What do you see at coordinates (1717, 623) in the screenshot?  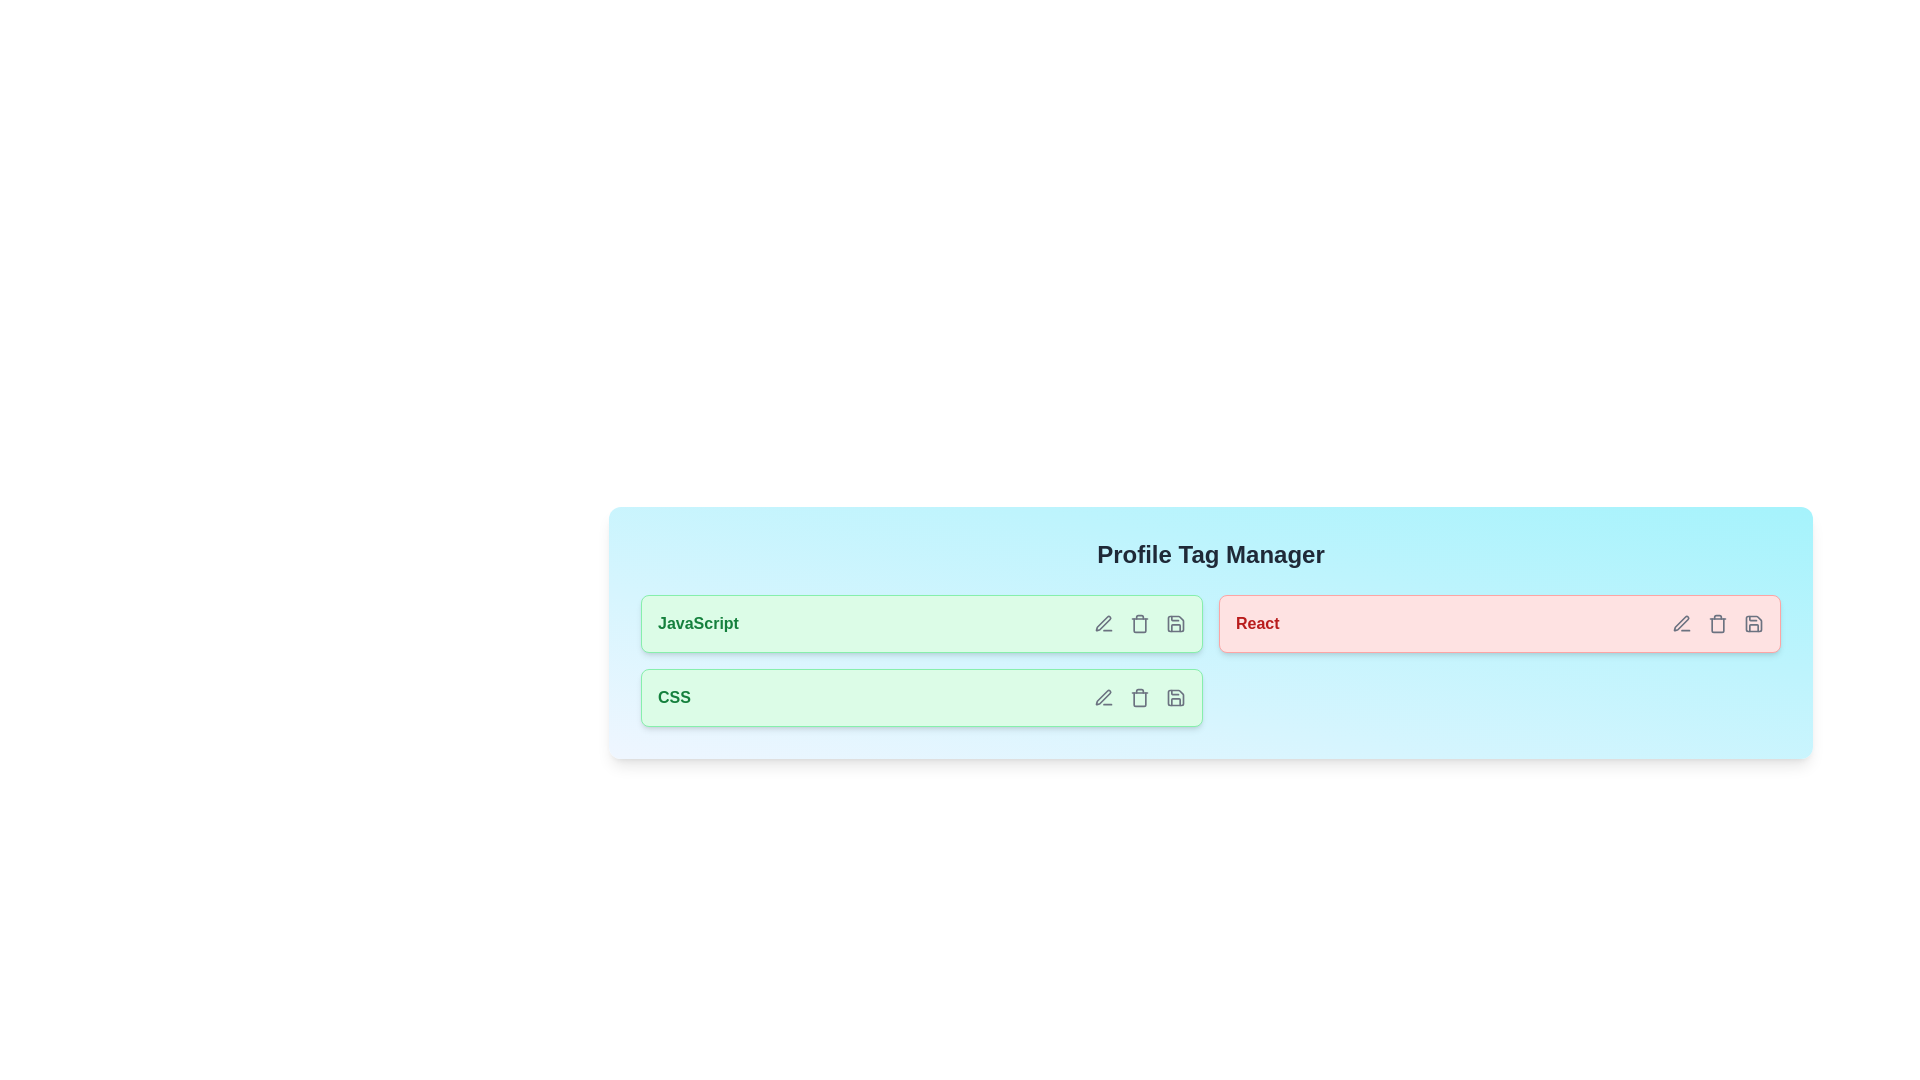 I see `the delete icon for the tag React` at bounding box center [1717, 623].